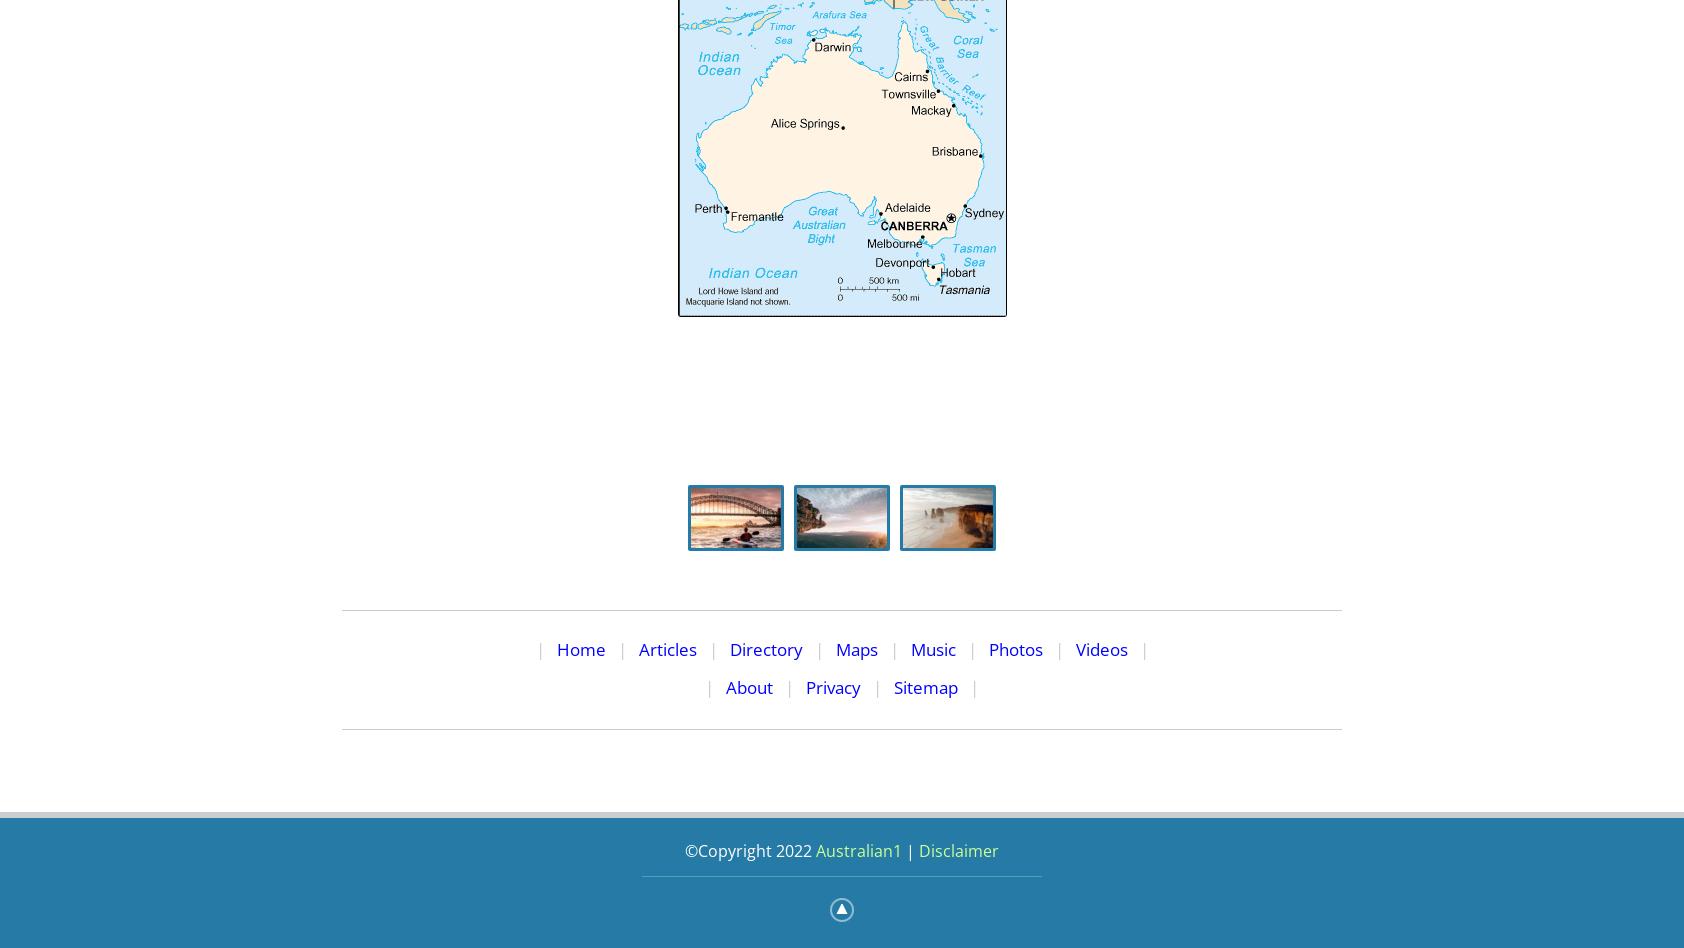 This screenshot has height=948, width=1684. I want to click on 'Privacy', so click(805, 685).